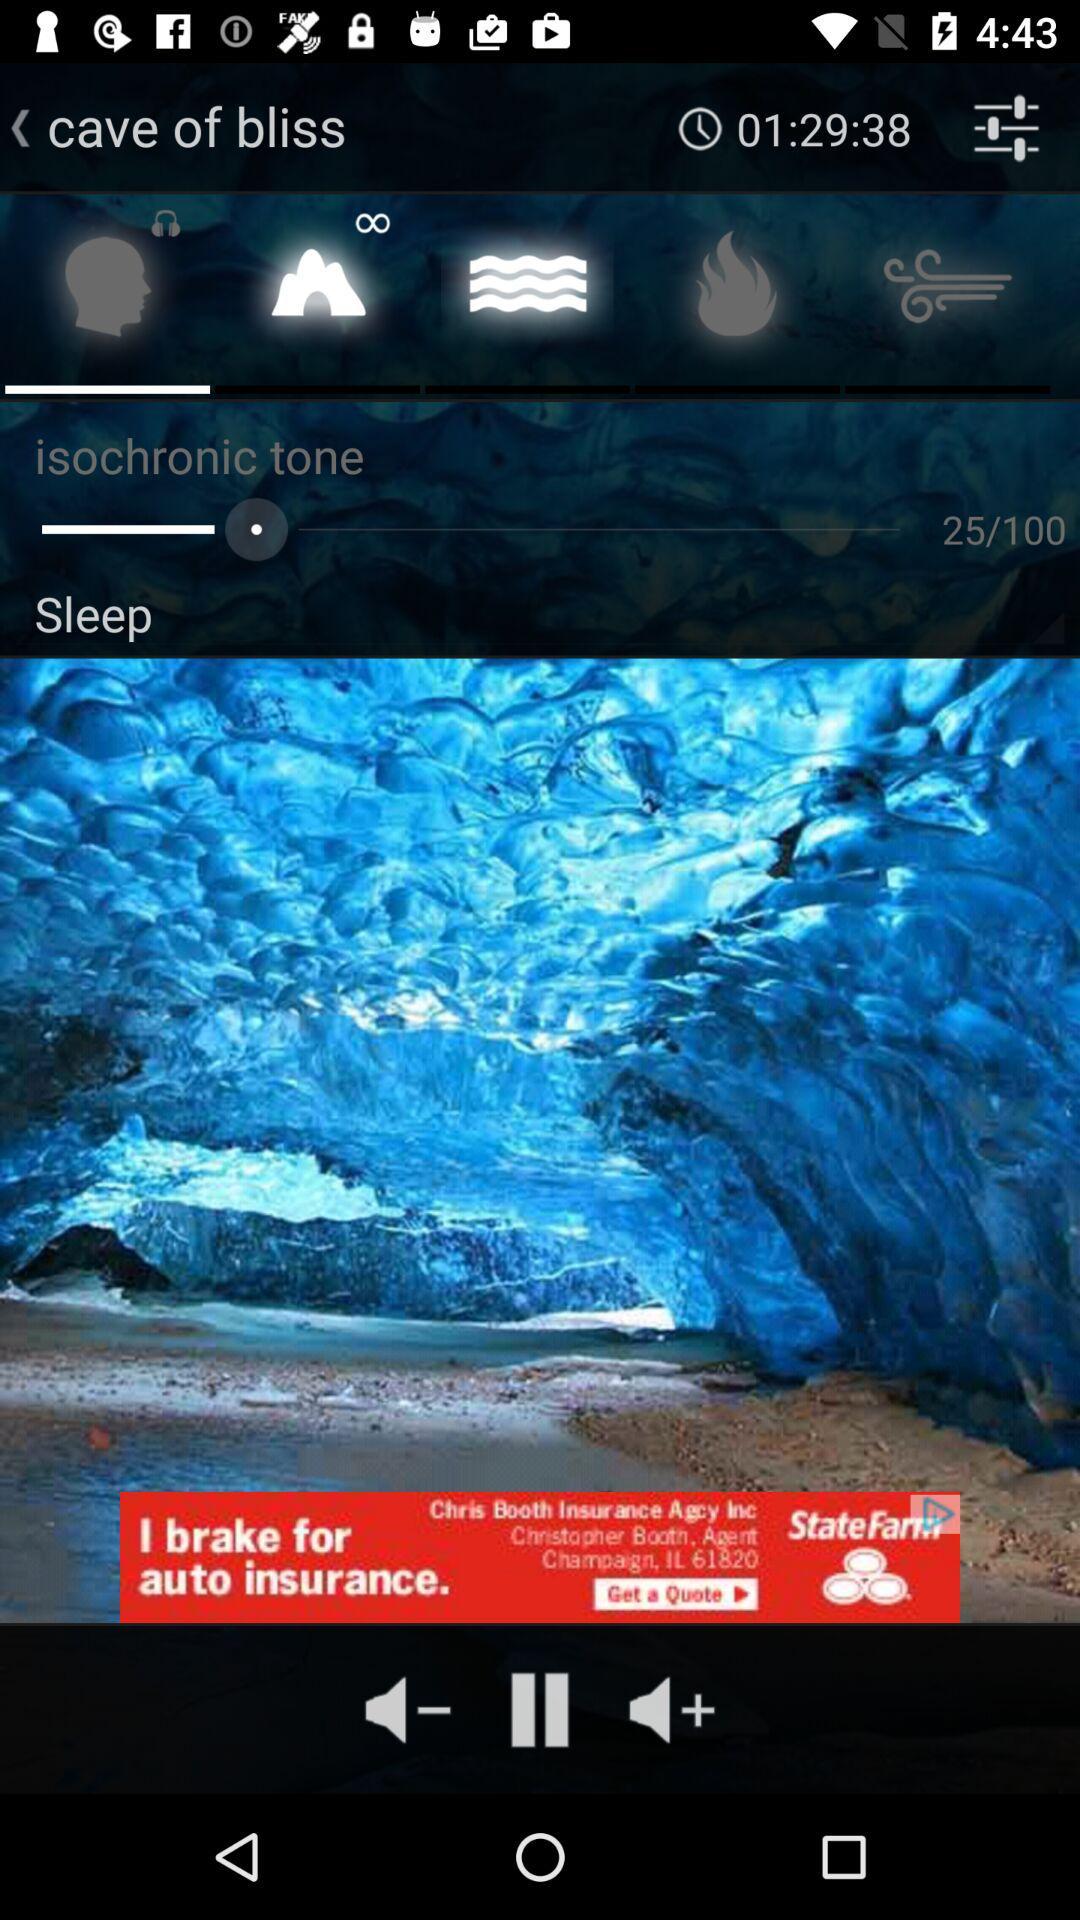 This screenshot has width=1080, height=1920. What do you see at coordinates (407, 1708) in the screenshot?
I see `the volume icon` at bounding box center [407, 1708].